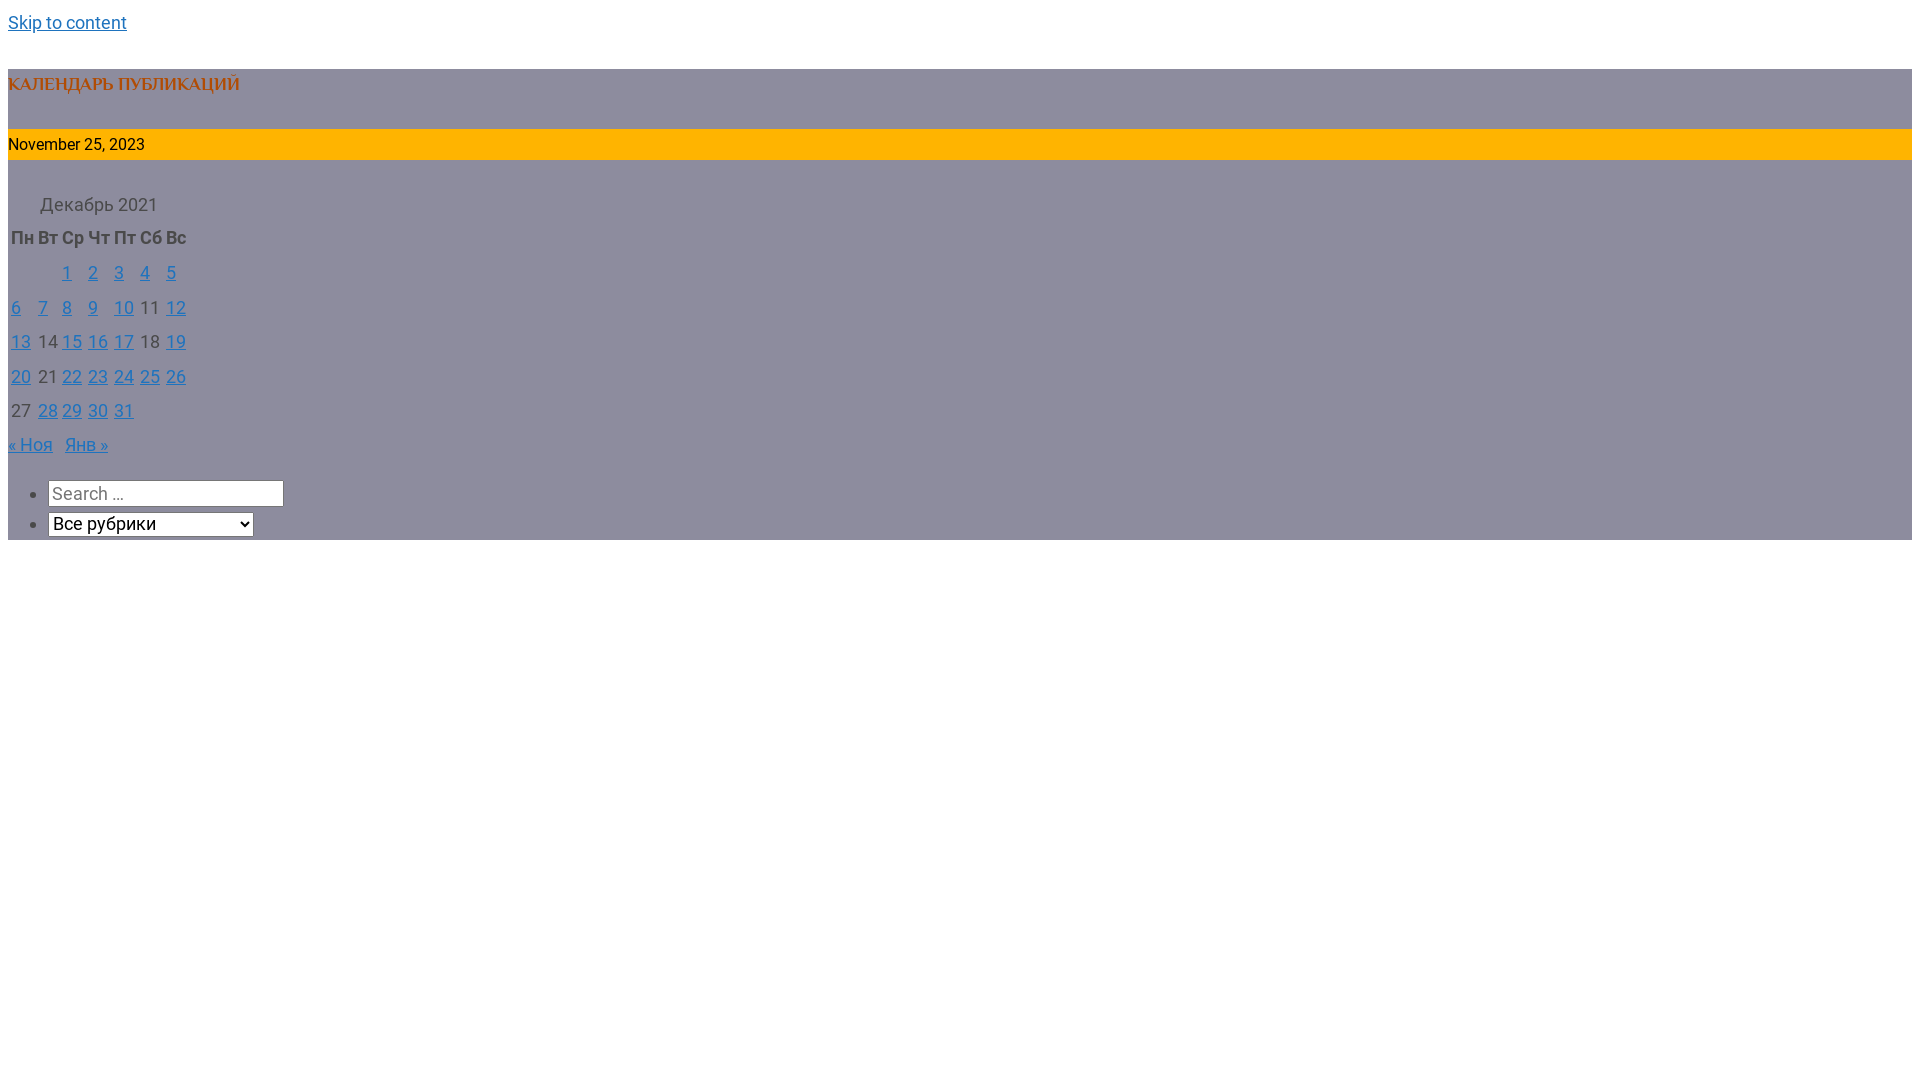  I want to click on '24', so click(123, 376).